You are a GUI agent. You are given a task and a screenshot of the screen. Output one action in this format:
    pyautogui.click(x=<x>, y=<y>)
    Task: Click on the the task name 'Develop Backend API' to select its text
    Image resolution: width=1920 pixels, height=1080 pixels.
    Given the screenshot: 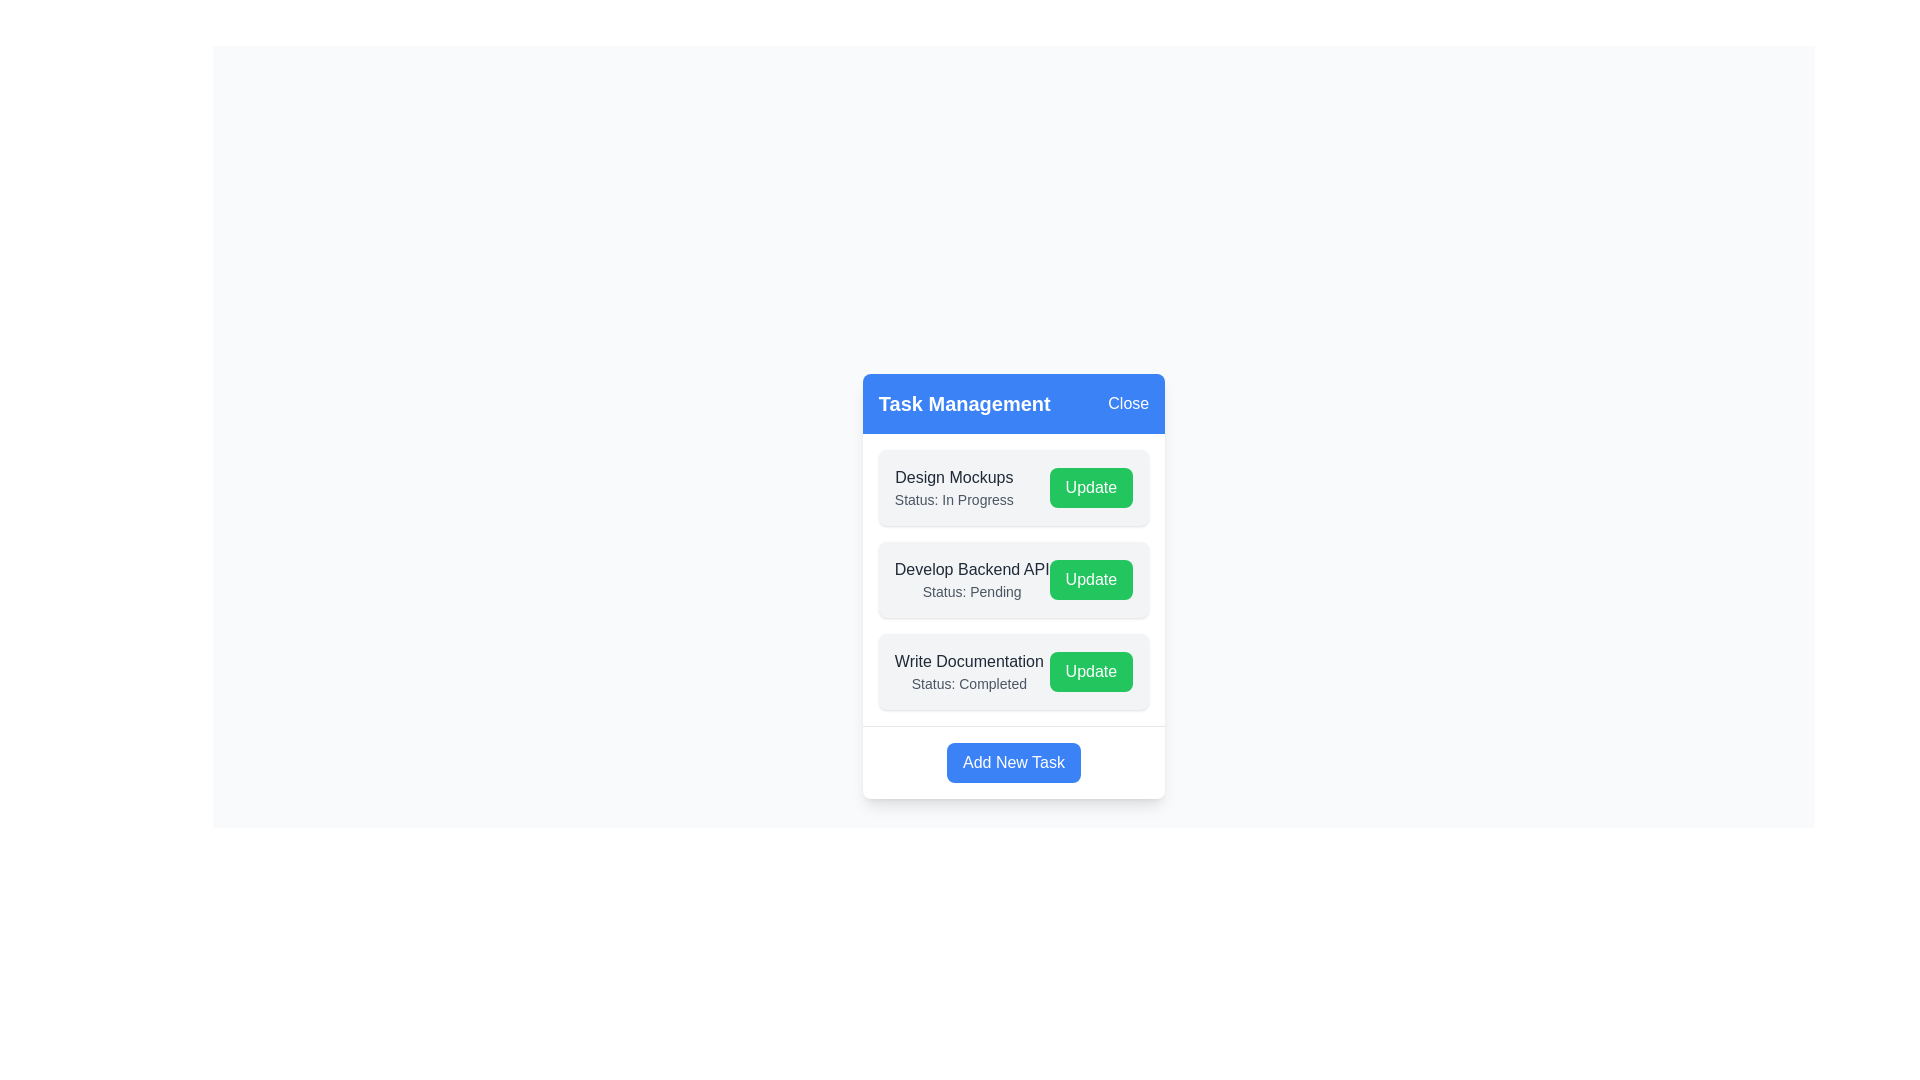 What is the action you would take?
    pyautogui.click(x=971, y=569)
    